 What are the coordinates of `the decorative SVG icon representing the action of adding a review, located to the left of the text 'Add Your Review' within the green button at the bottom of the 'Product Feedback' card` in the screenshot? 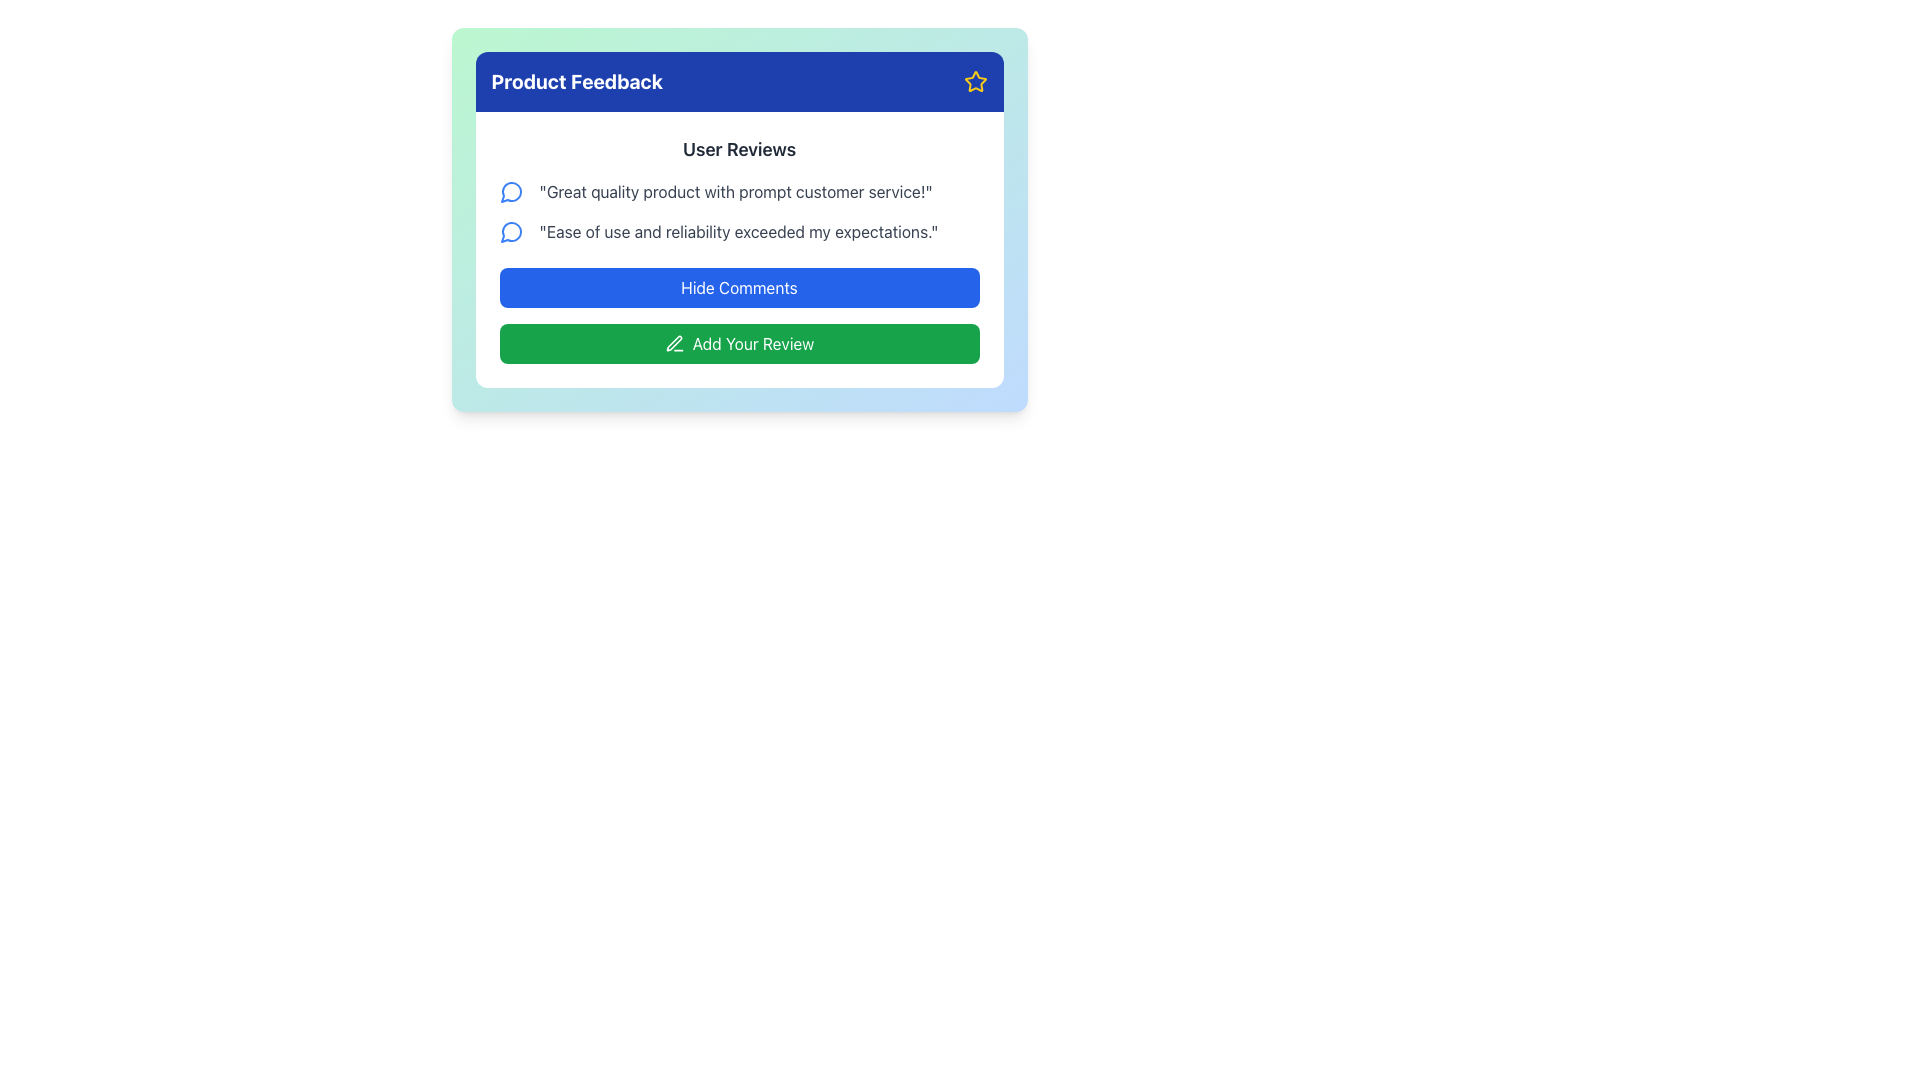 It's located at (674, 342).